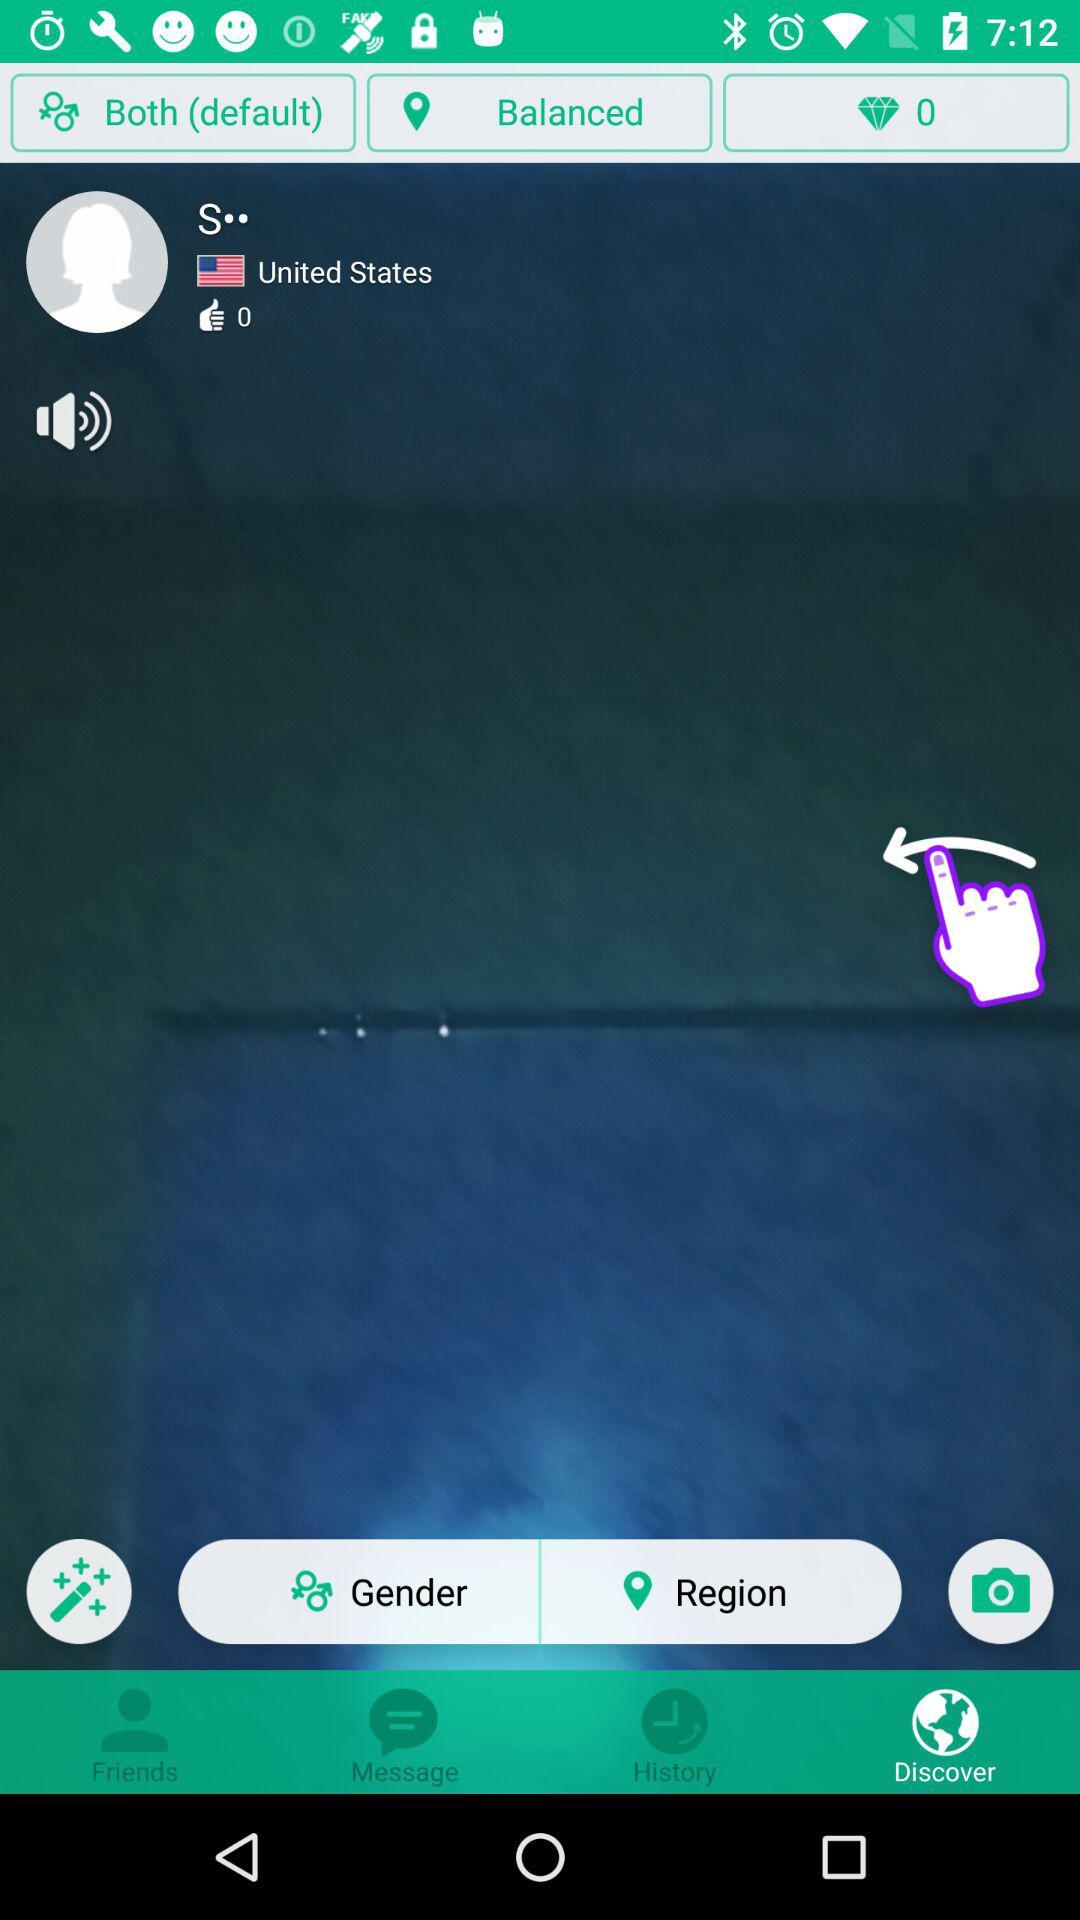 The width and height of the screenshot is (1080, 1920). Describe the element at coordinates (540, 112) in the screenshot. I see `balanced` at that location.